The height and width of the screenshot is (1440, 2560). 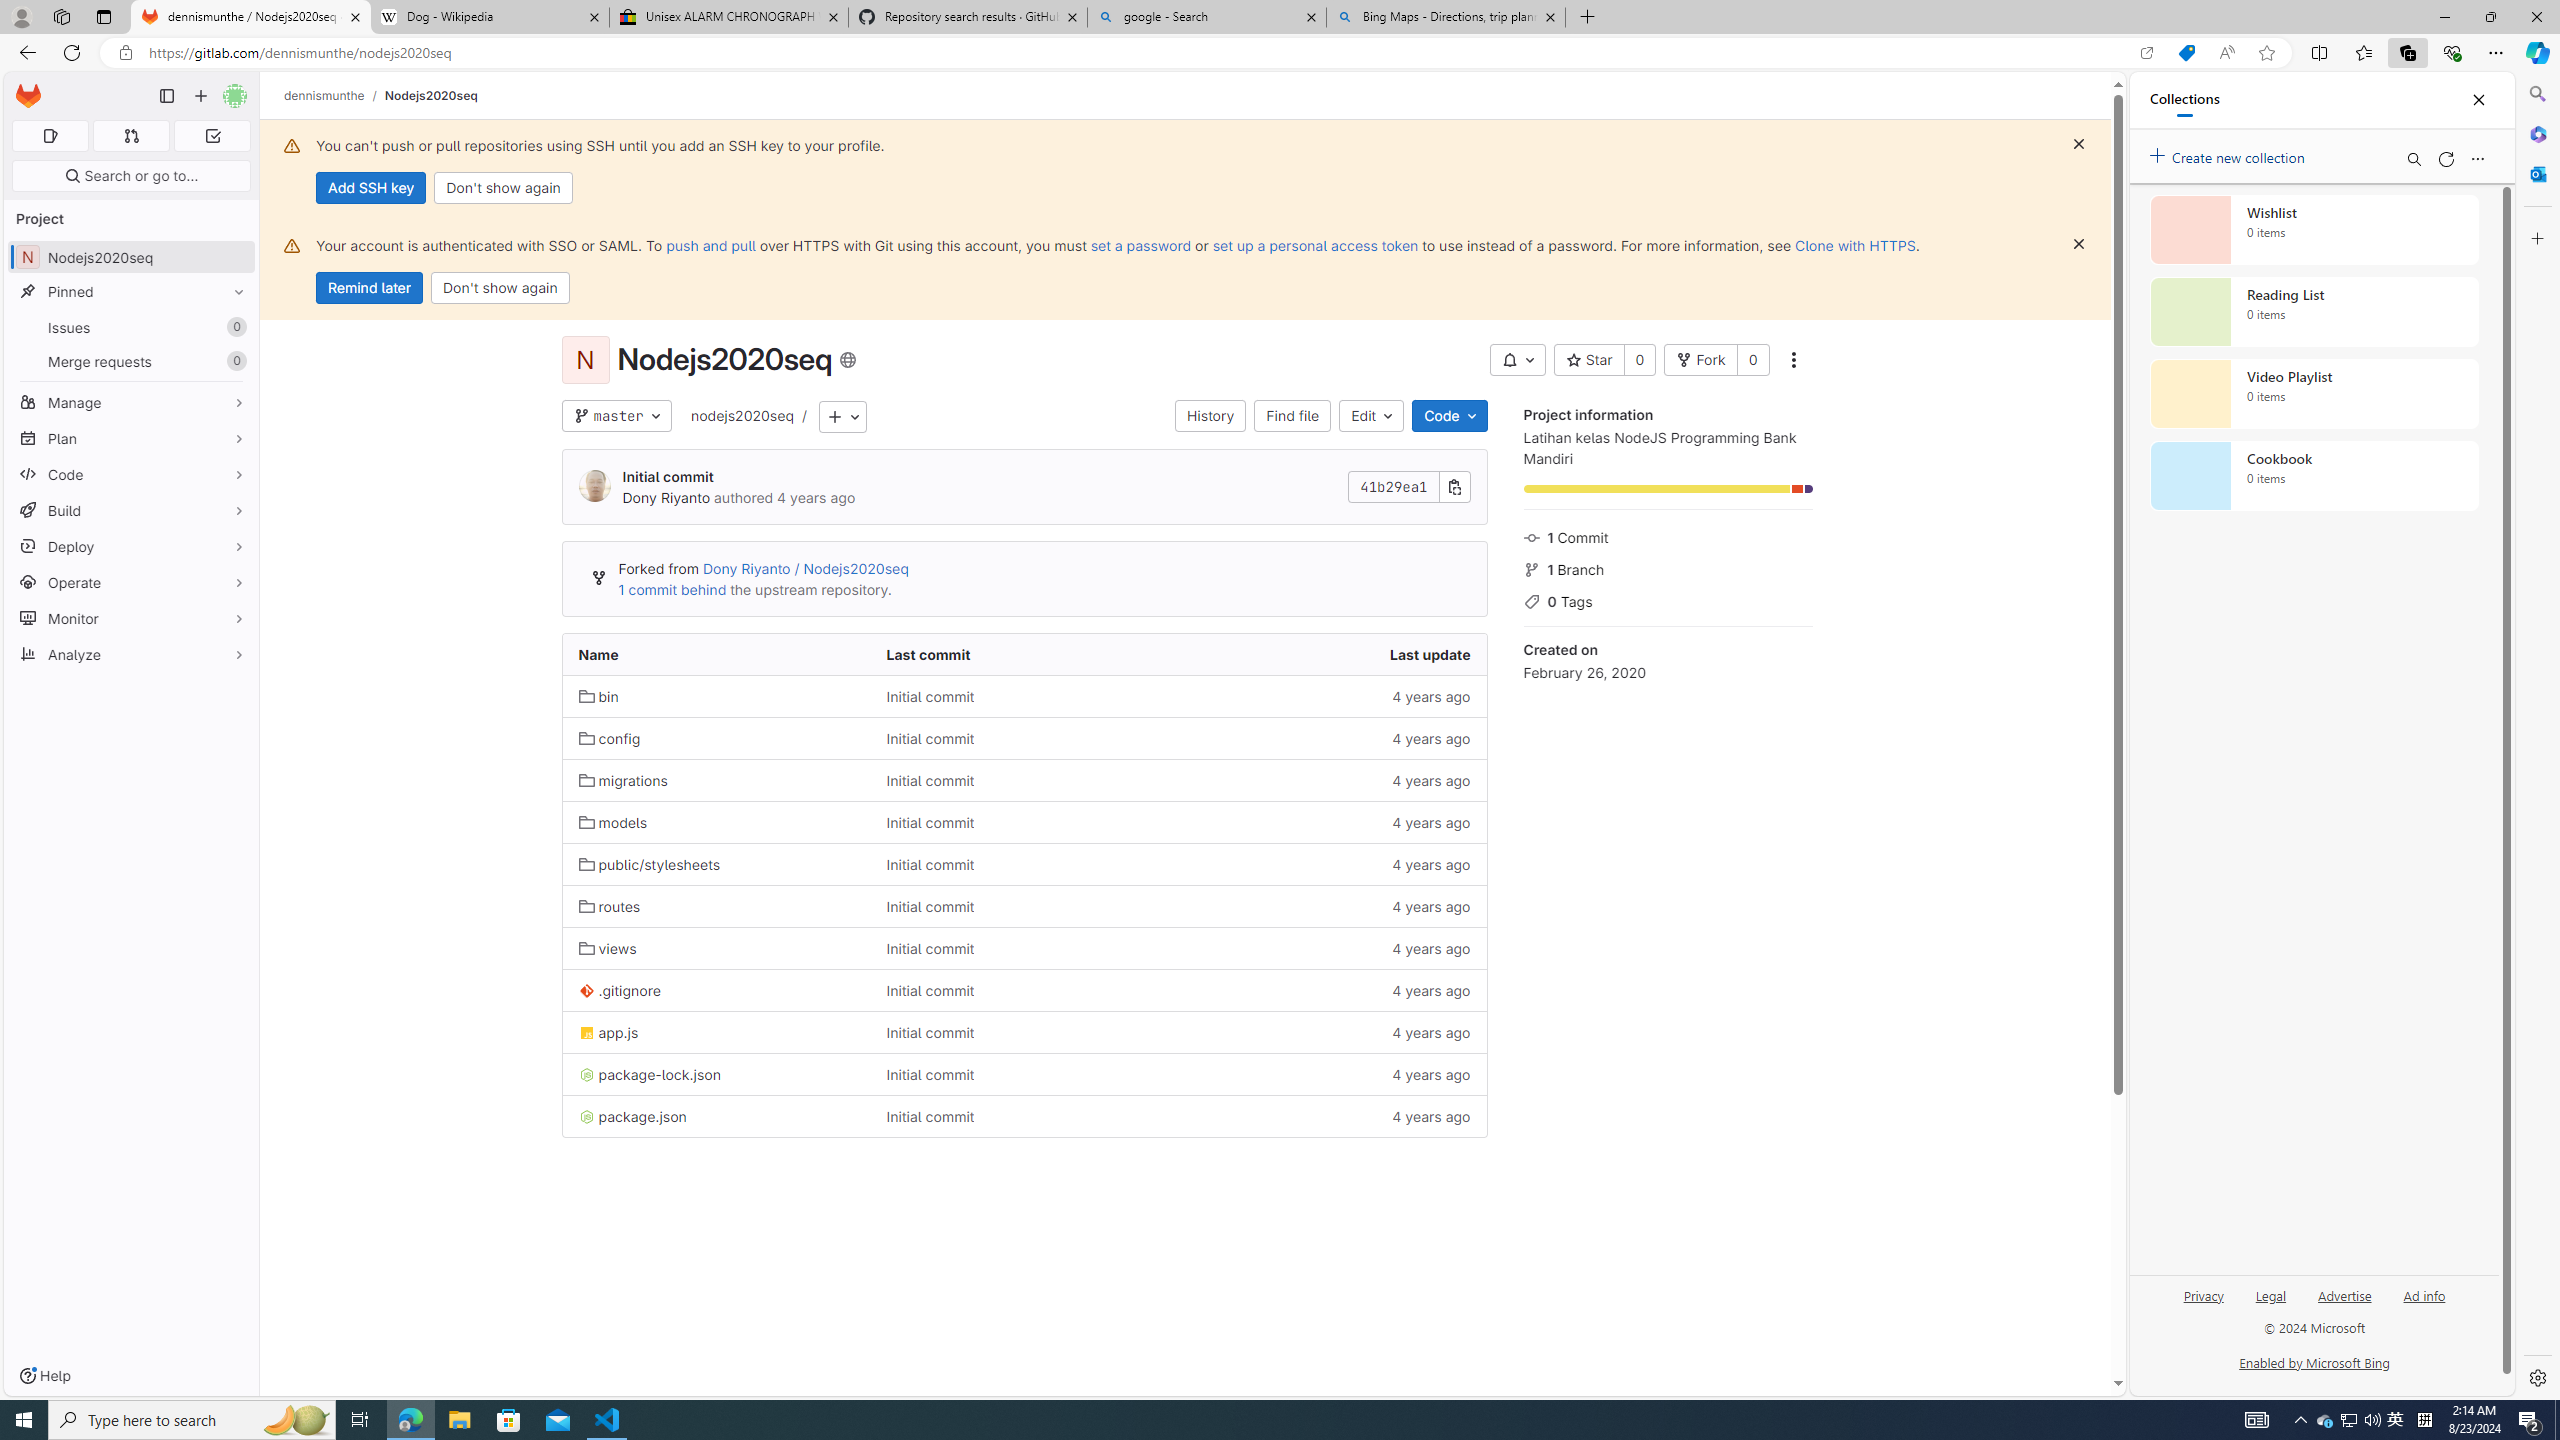 I want to click on 'Plan', so click(x=130, y=437).